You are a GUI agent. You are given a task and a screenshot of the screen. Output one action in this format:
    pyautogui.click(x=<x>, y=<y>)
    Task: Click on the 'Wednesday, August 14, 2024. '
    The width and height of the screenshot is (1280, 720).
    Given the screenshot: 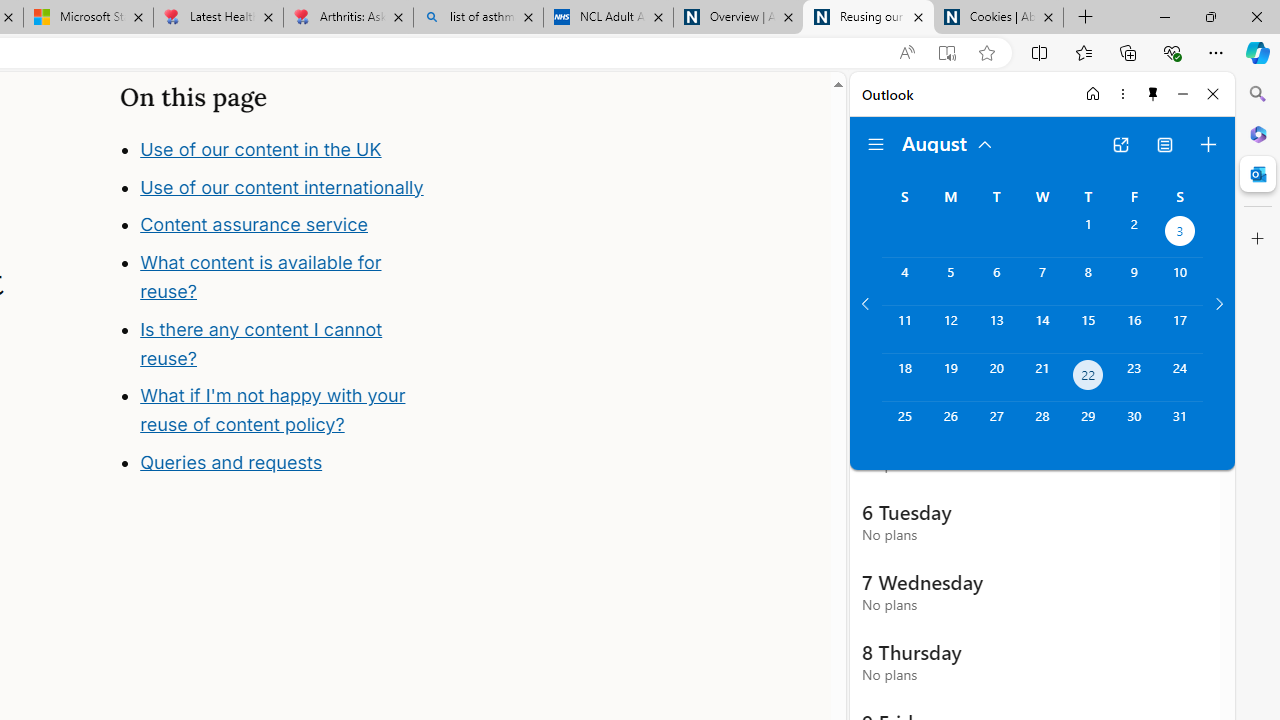 What is the action you would take?
    pyautogui.click(x=1041, y=328)
    